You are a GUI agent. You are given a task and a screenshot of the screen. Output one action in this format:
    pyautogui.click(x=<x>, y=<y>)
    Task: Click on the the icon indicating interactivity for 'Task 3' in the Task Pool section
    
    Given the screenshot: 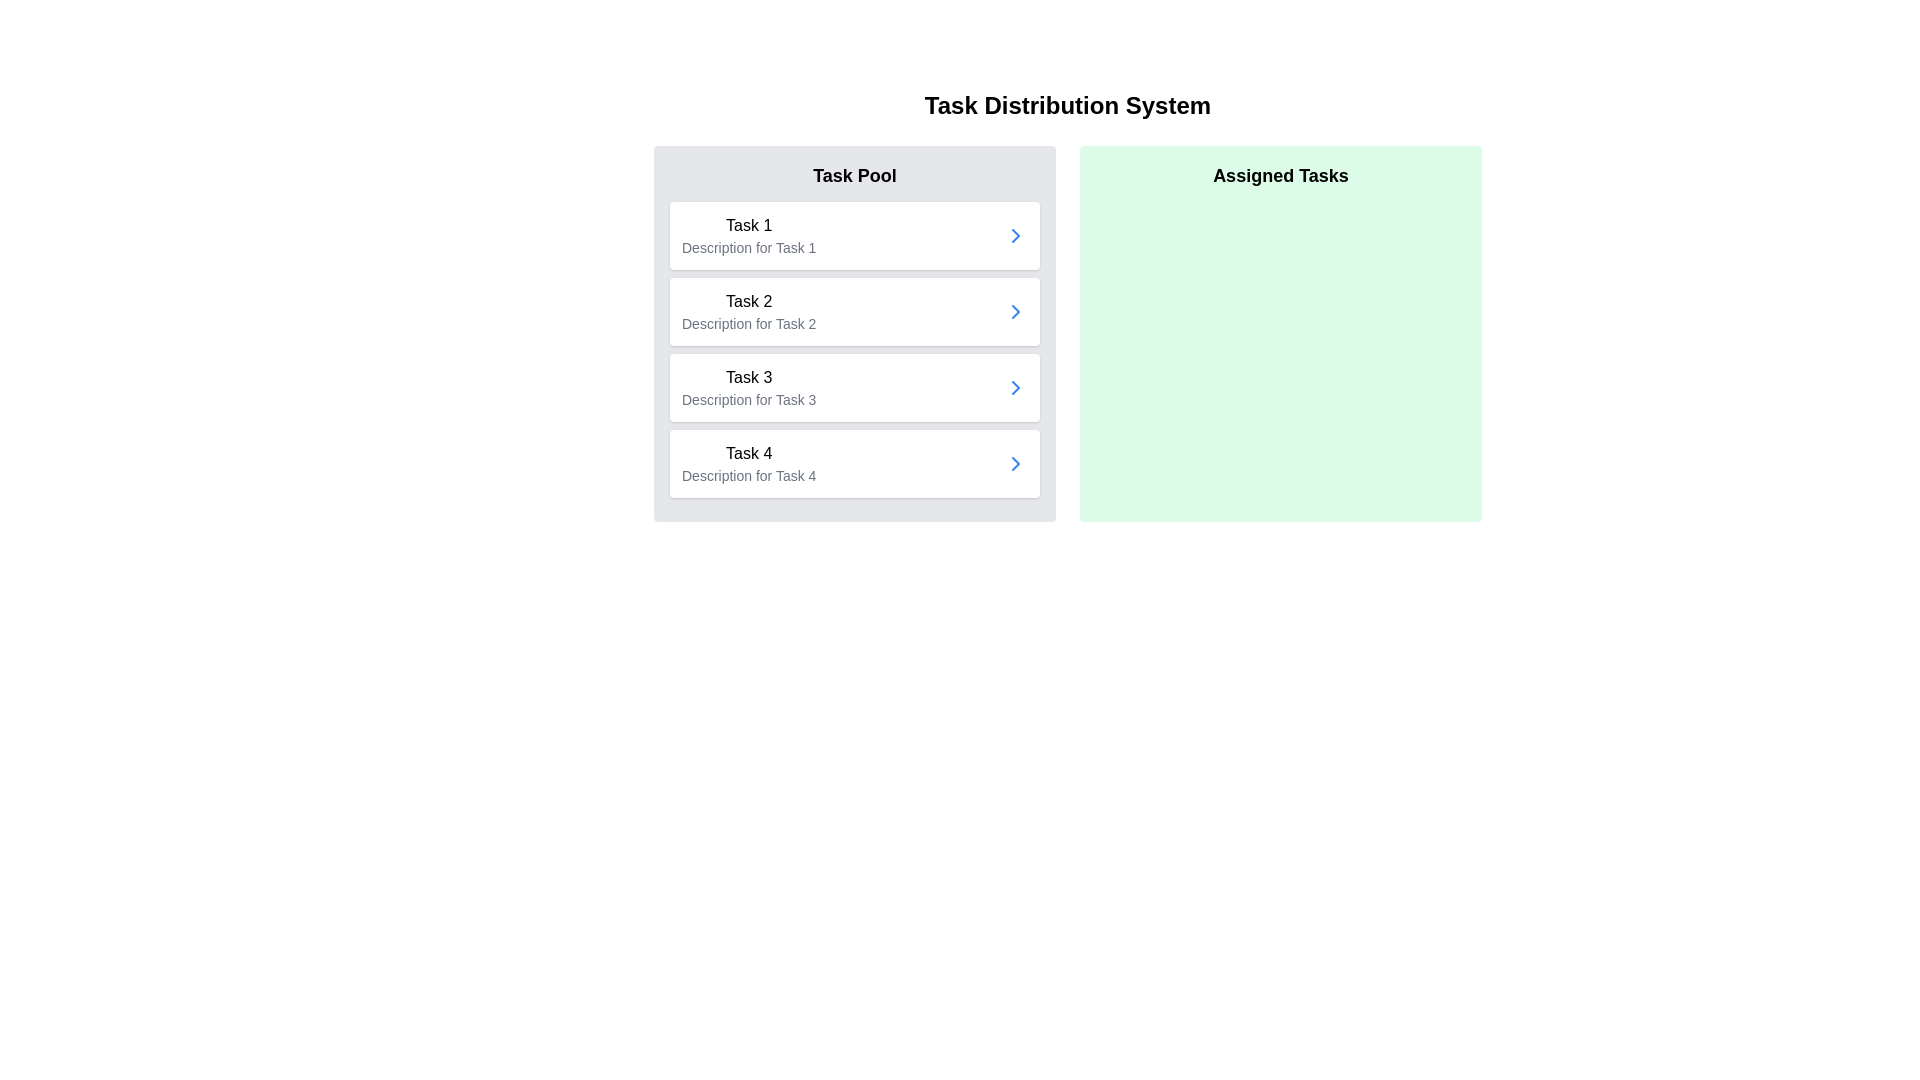 What is the action you would take?
    pyautogui.click(x=1016, y=463)
    